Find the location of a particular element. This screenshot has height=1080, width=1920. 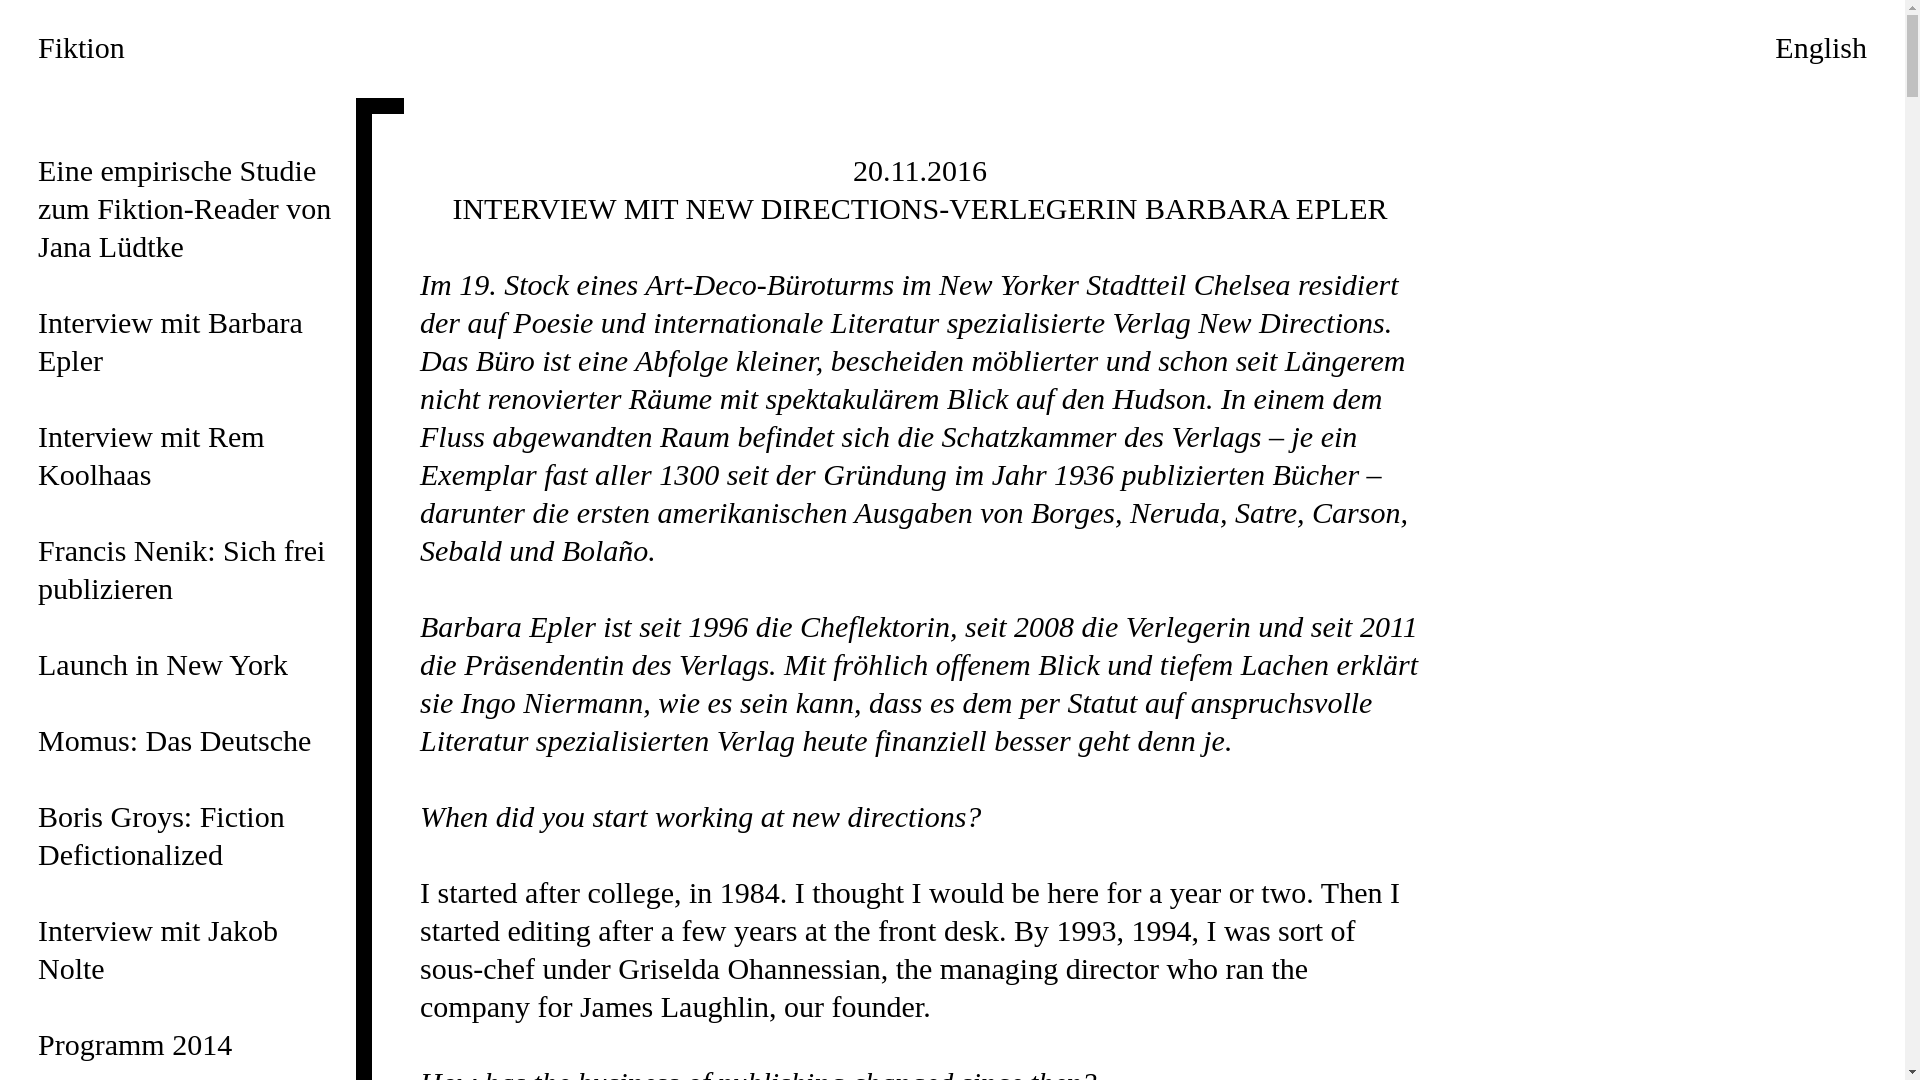

'English' is located at coordinates (1820, 46).